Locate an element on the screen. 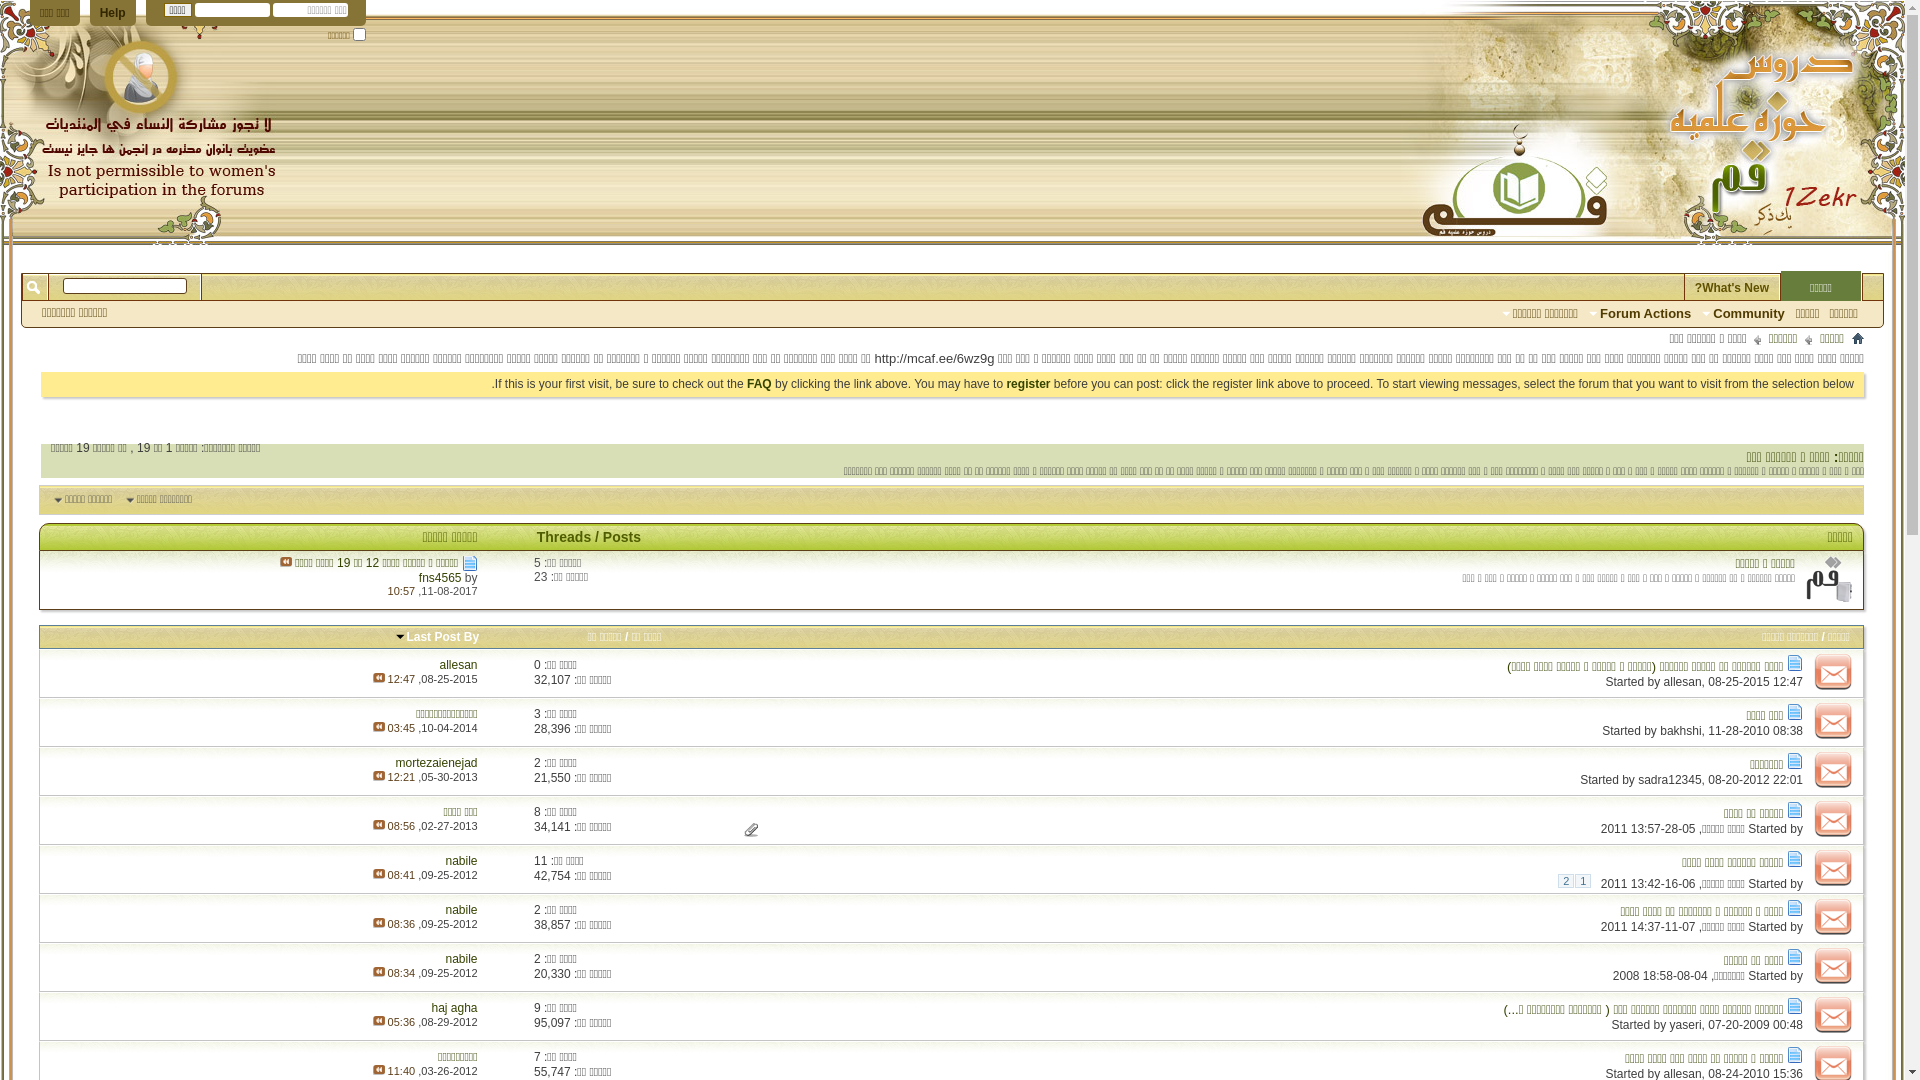 The width and height of the screenshot is (1920, 1080). 'What's New?' is located at coordinates (1683, 287).